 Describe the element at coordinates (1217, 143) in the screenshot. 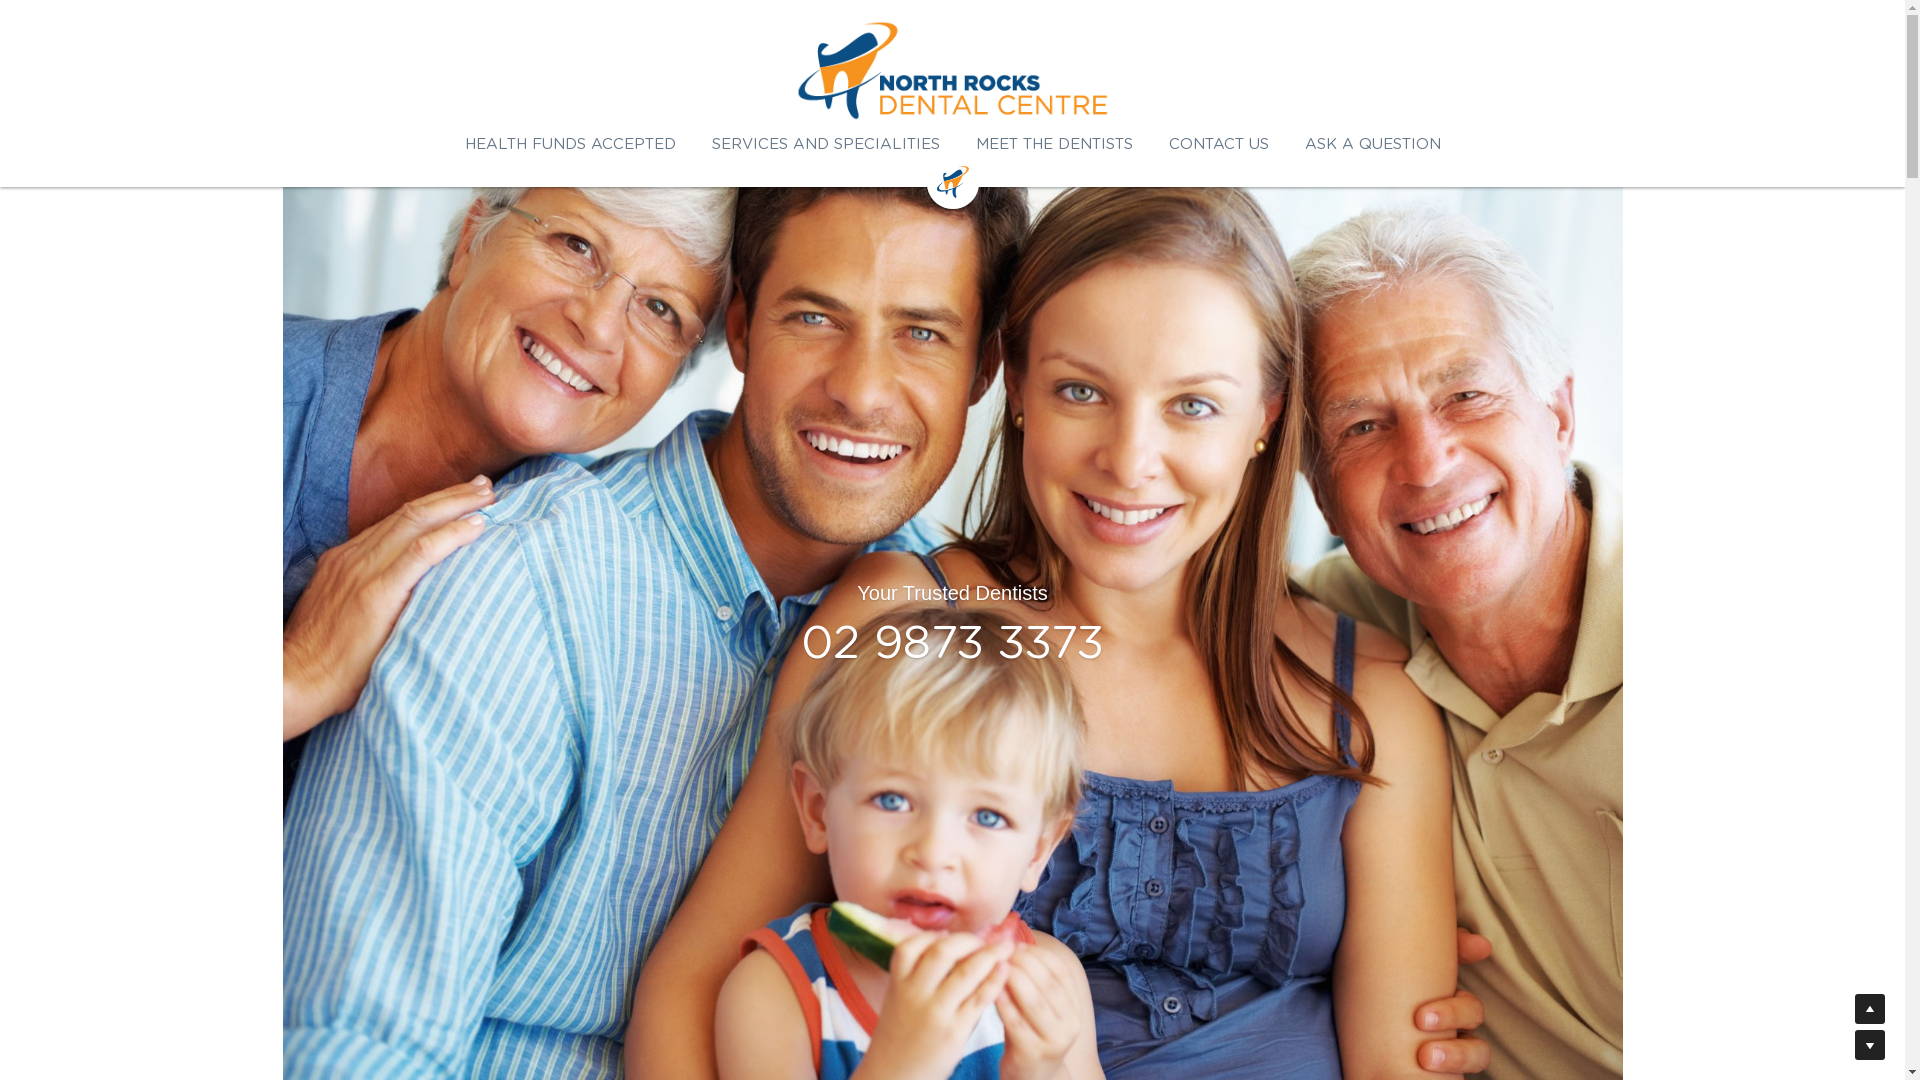

I see `'CONTACT US'` at that location.